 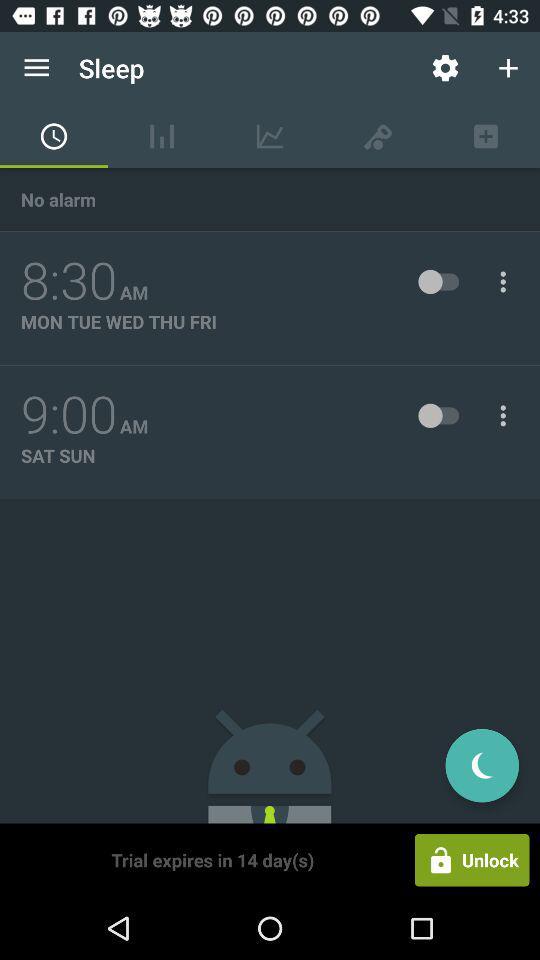 I want to click on the icon to the left of the am icon, so click(x=68, y=280).